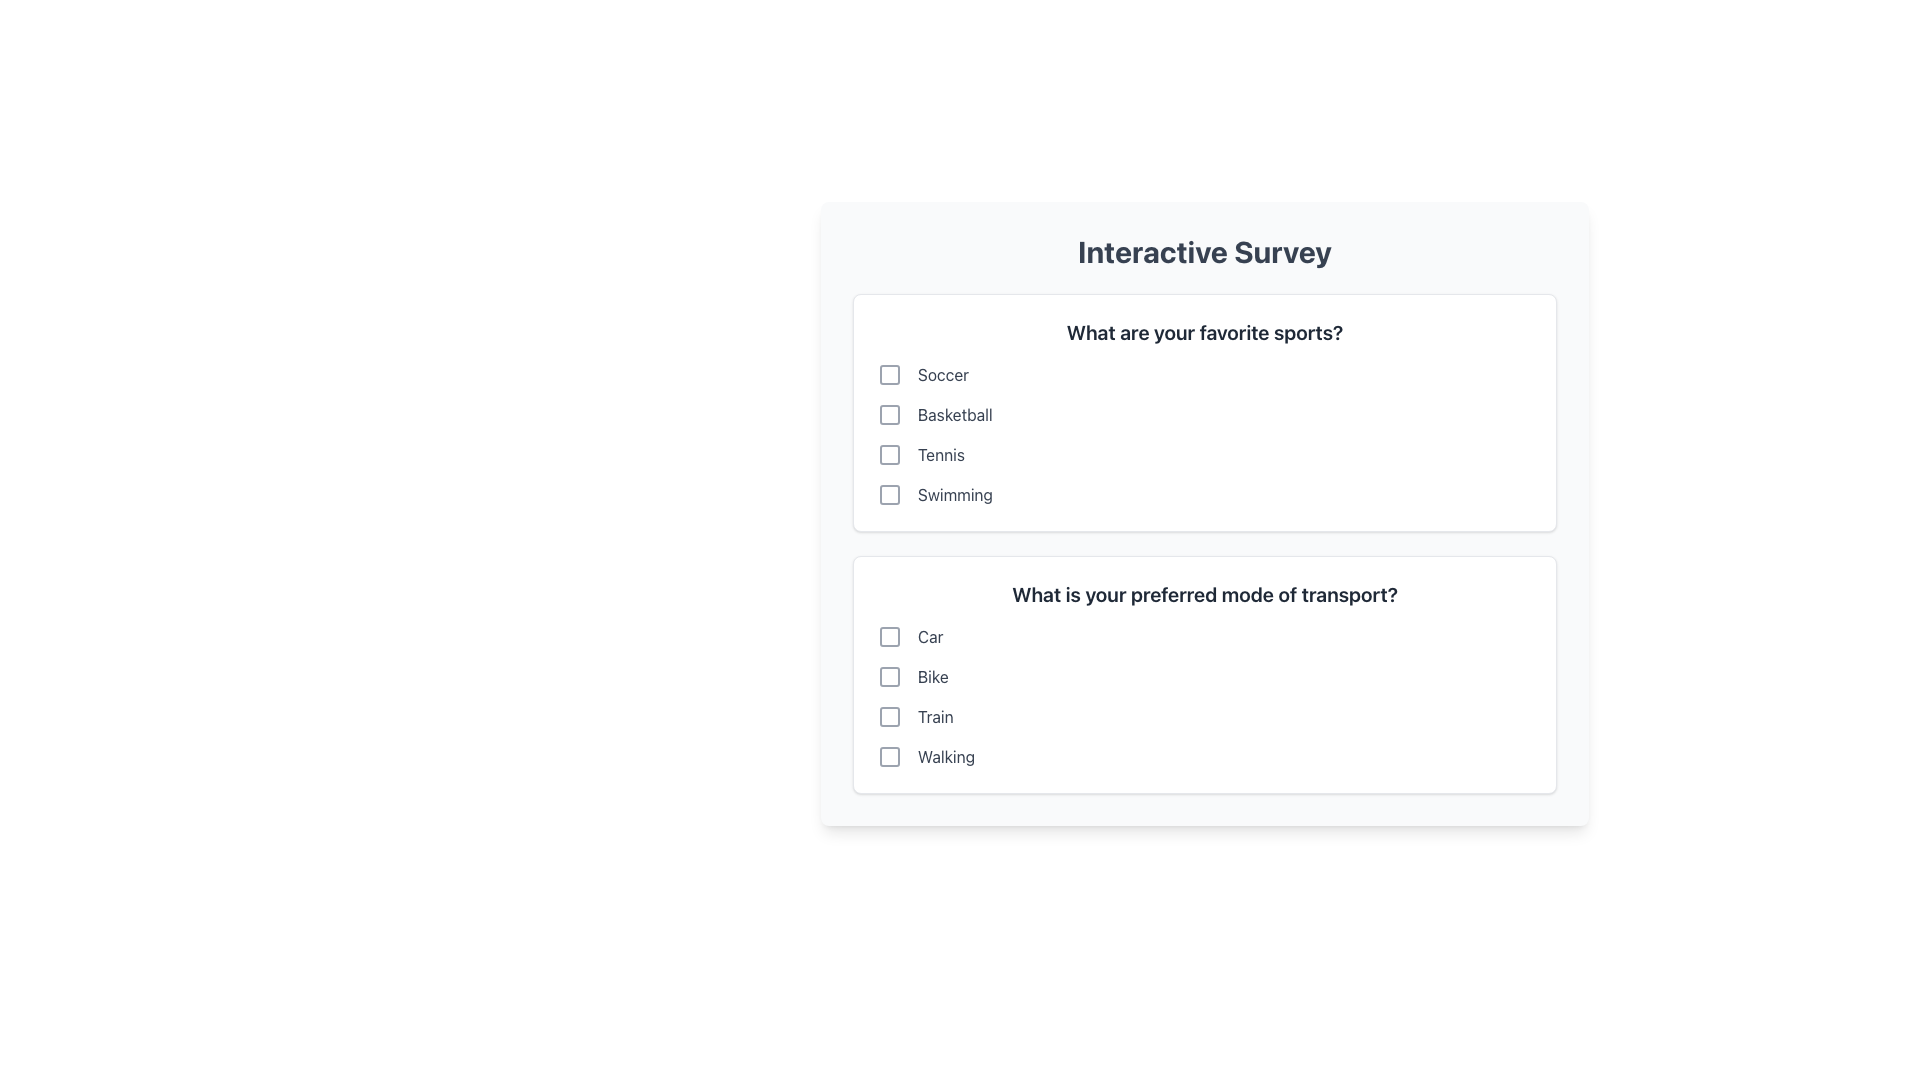 The width and height of the screenshot is (1920, 1080). Describe the element at coordinates (888, 716) in the screenshot. I see `the checkbox state indicator associated with the label 'Train' in the survey question 'What is your preferred mode of transport?'` at that location.